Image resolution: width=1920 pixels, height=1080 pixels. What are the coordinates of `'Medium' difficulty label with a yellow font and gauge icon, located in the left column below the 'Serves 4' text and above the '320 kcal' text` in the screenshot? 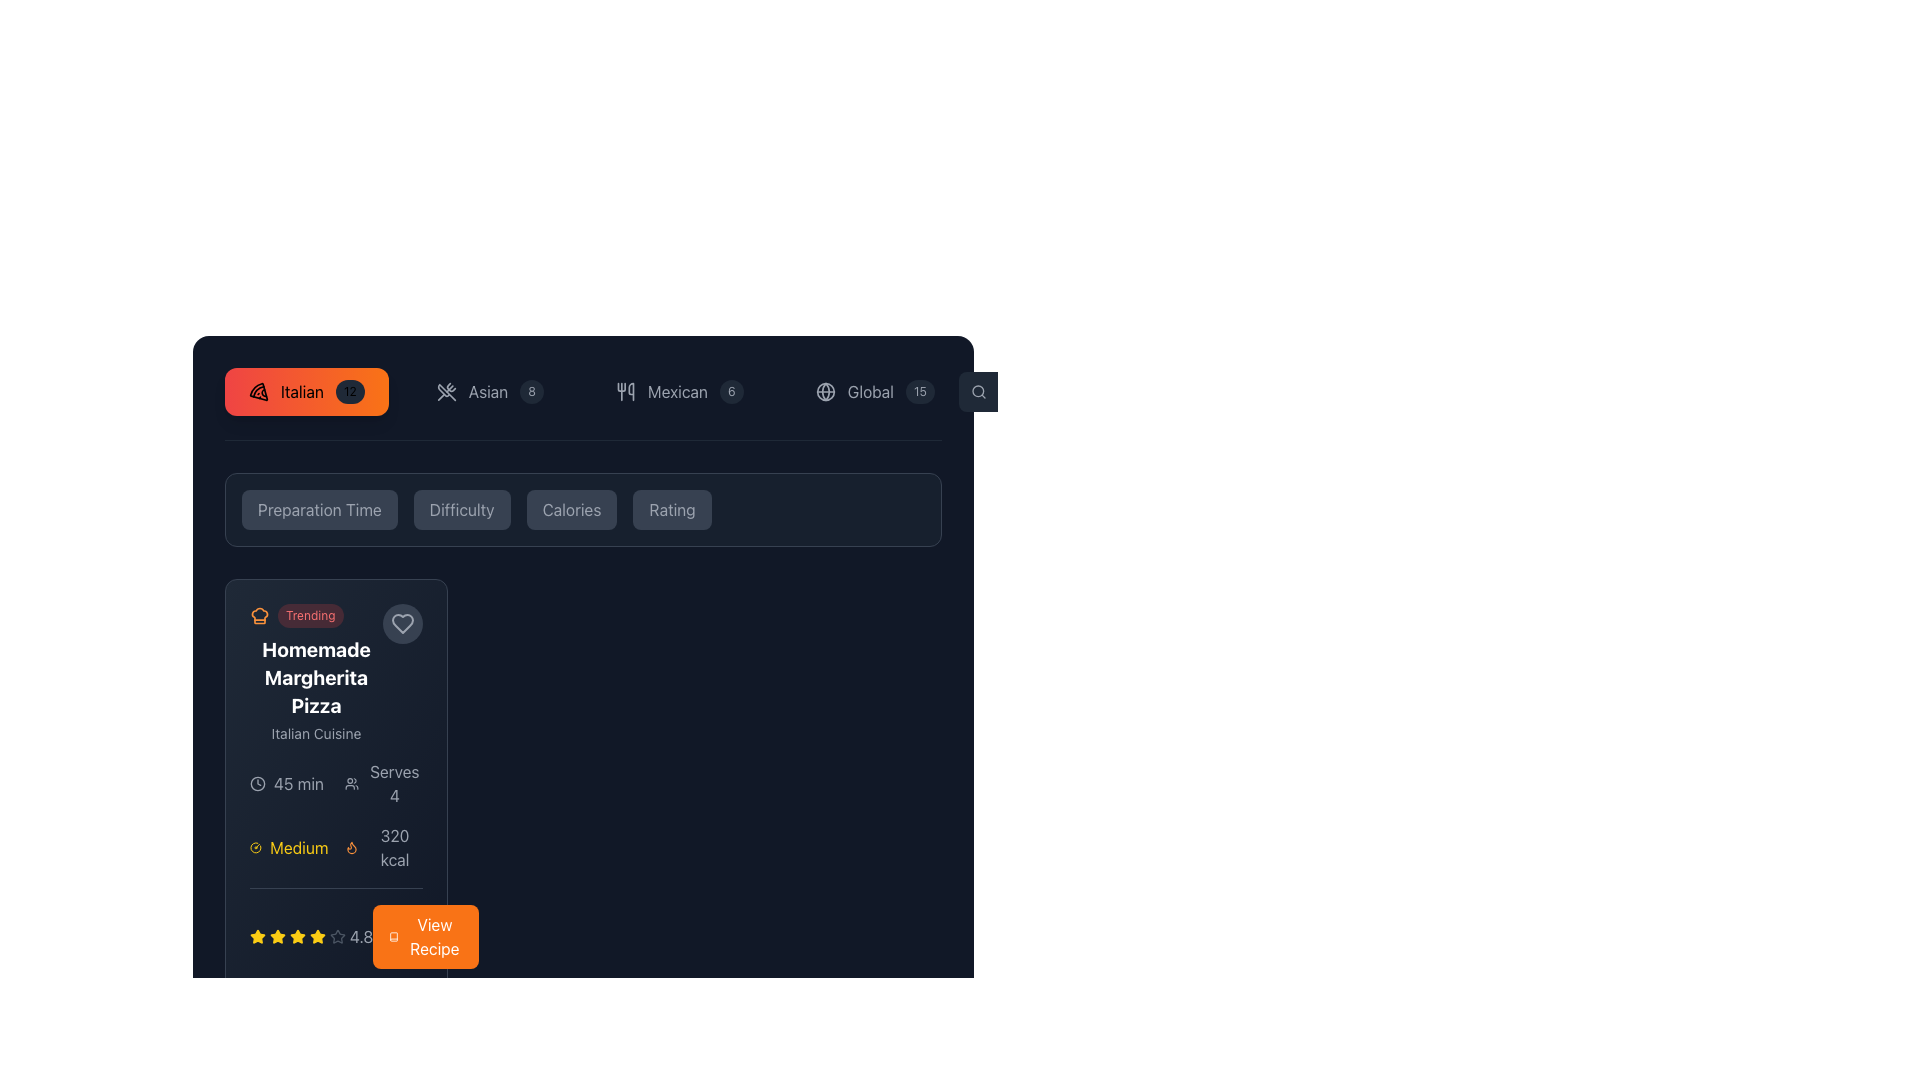 It's located at (288, 848).